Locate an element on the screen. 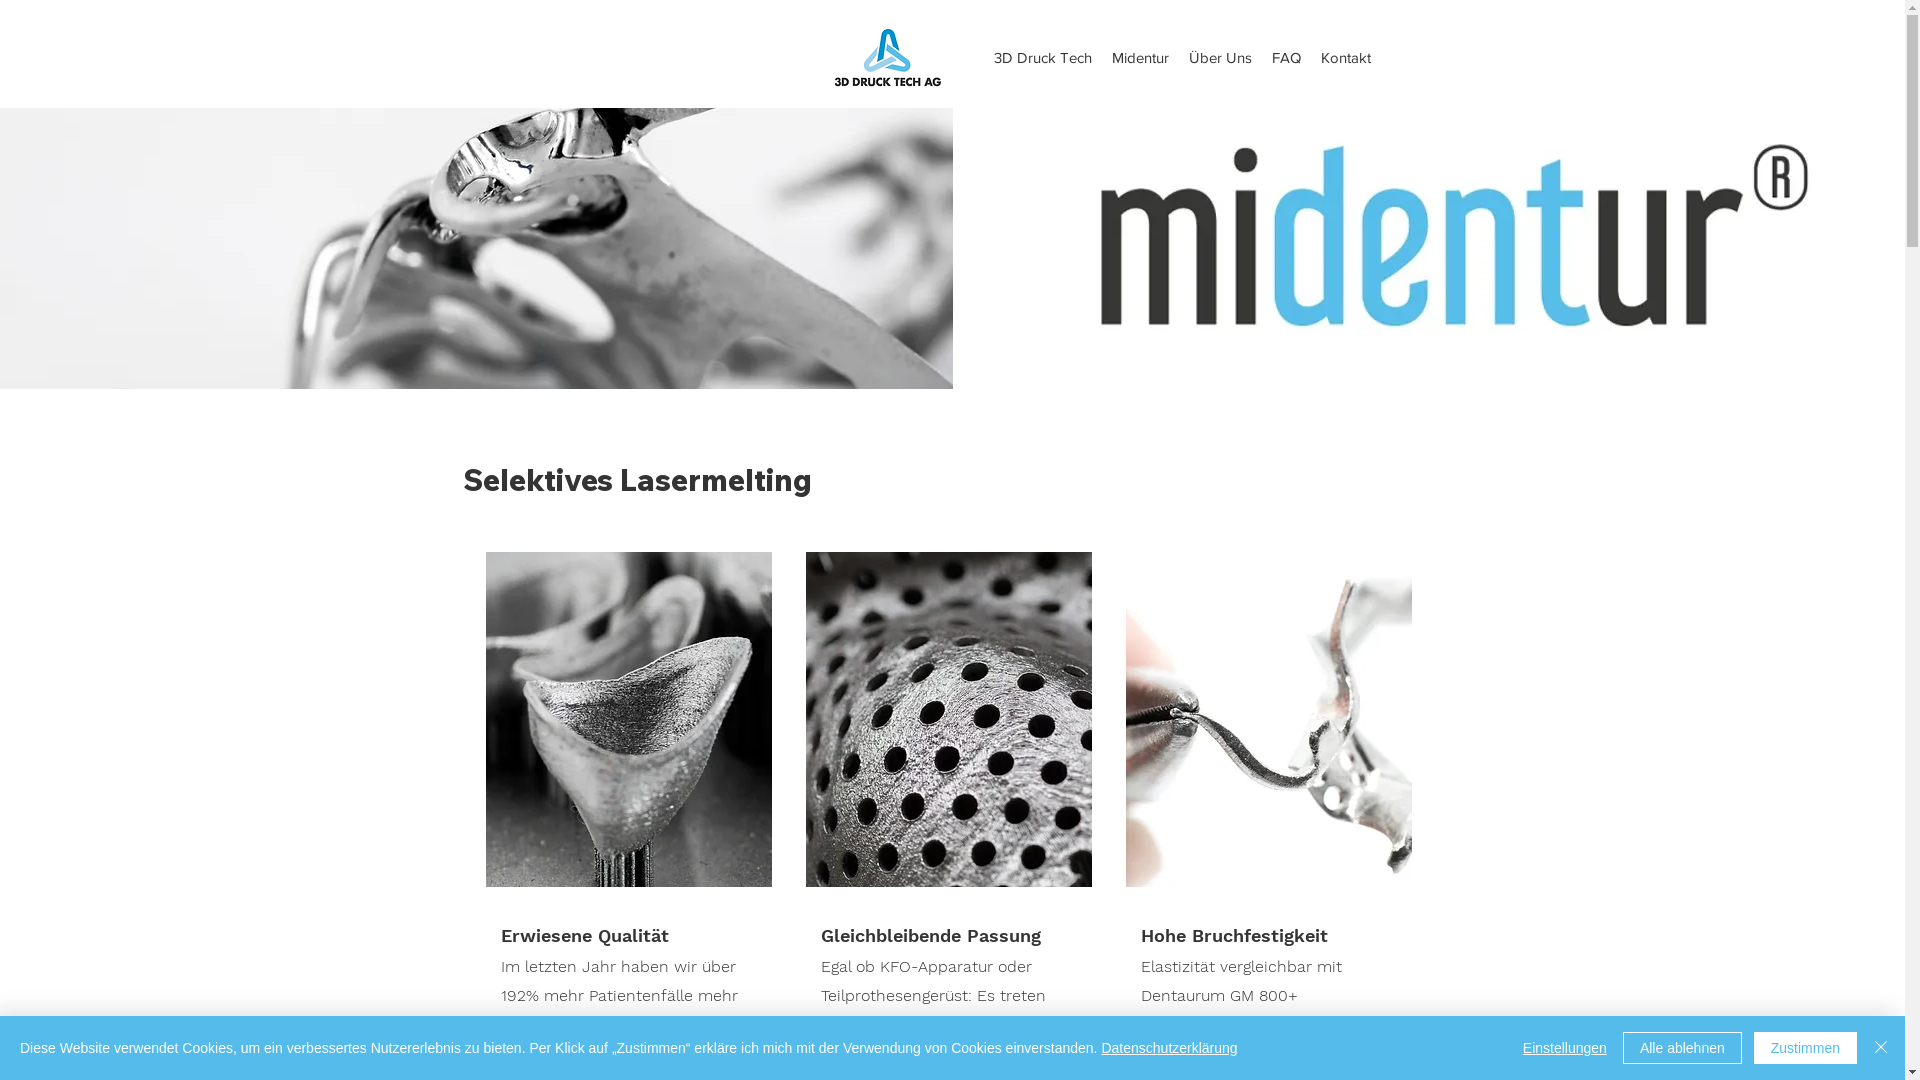  'Alle ablehnen' is located at coordinates (1622, 1047).